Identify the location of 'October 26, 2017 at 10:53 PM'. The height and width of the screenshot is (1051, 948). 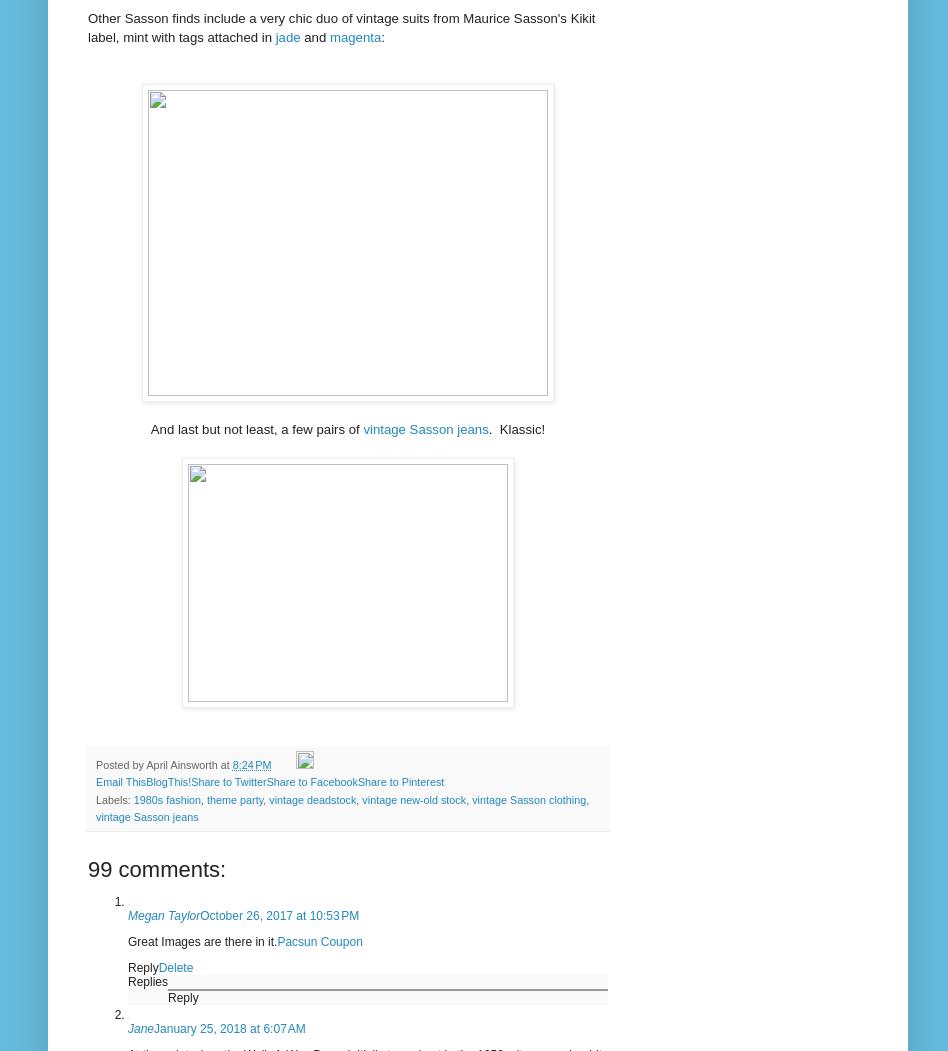
(279, 916).